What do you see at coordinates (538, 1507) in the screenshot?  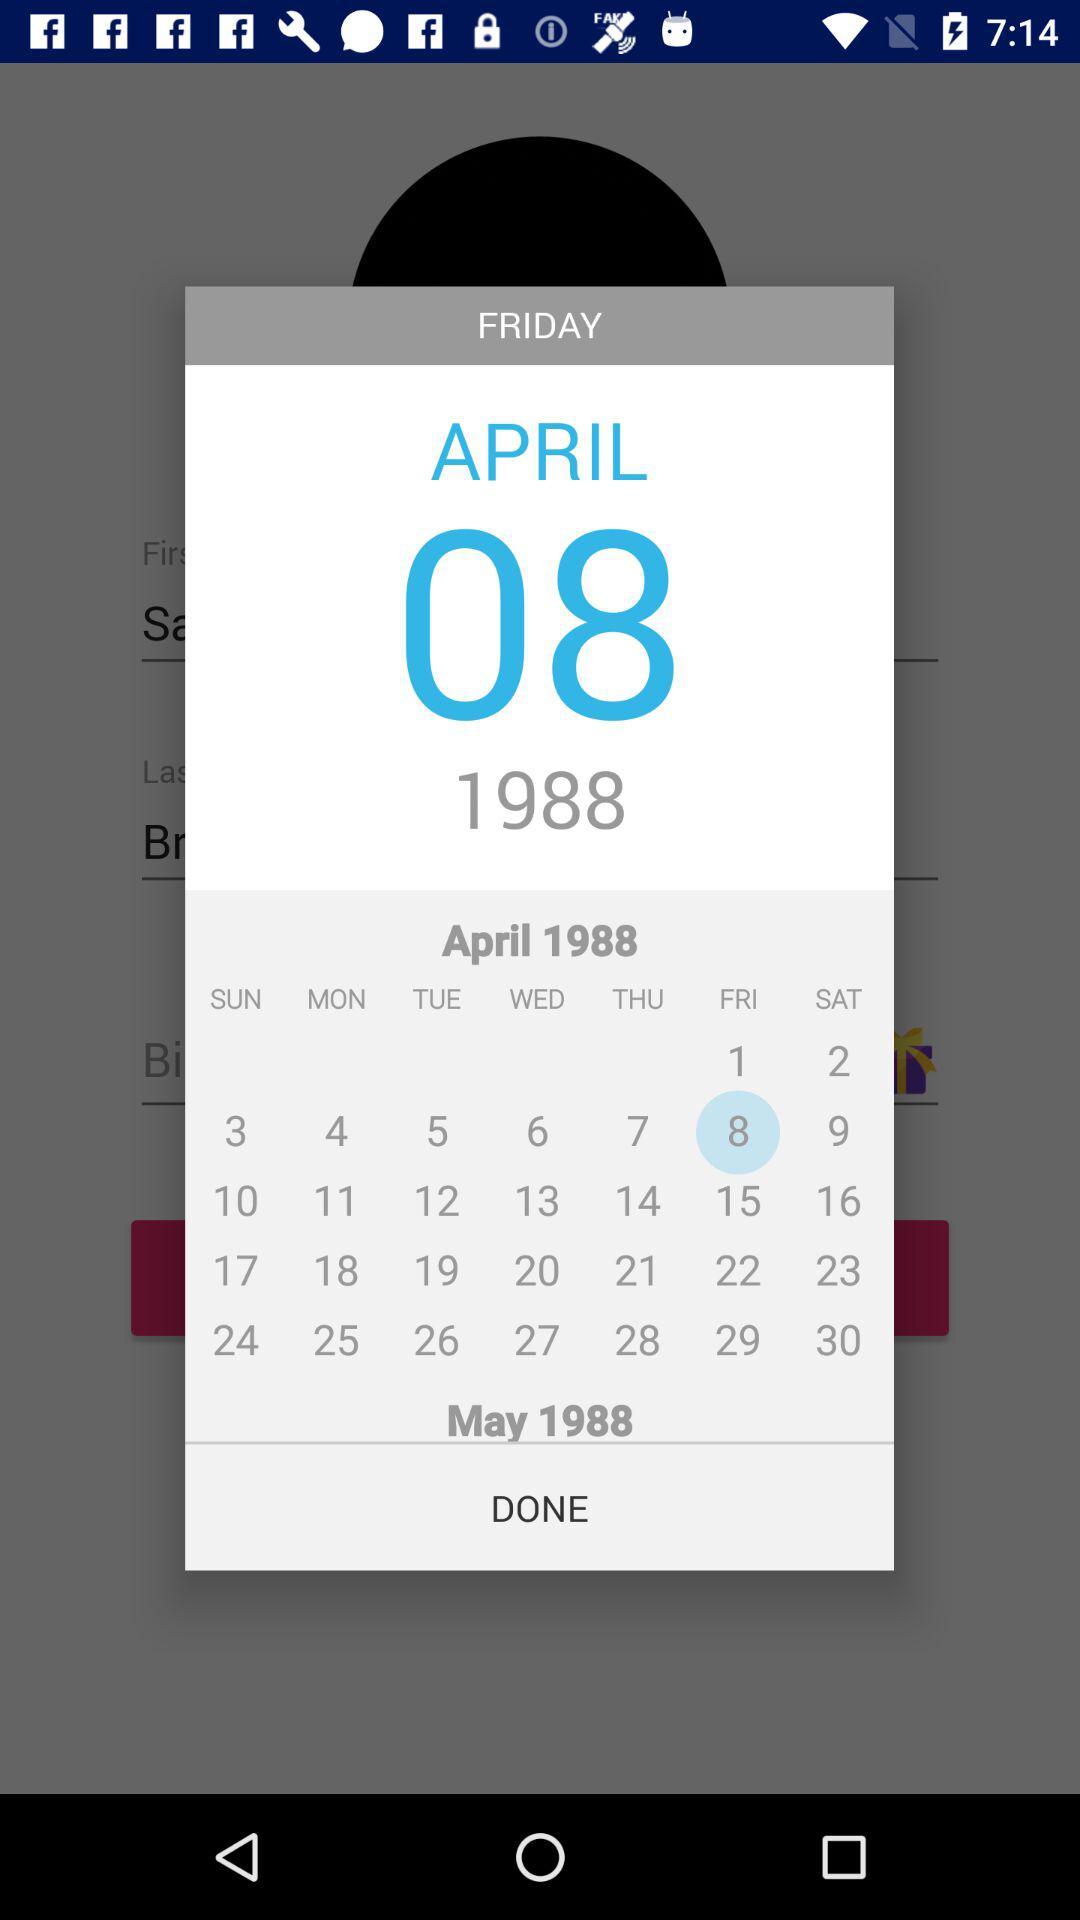 I see `the done` at bounding box center [538, 1507].